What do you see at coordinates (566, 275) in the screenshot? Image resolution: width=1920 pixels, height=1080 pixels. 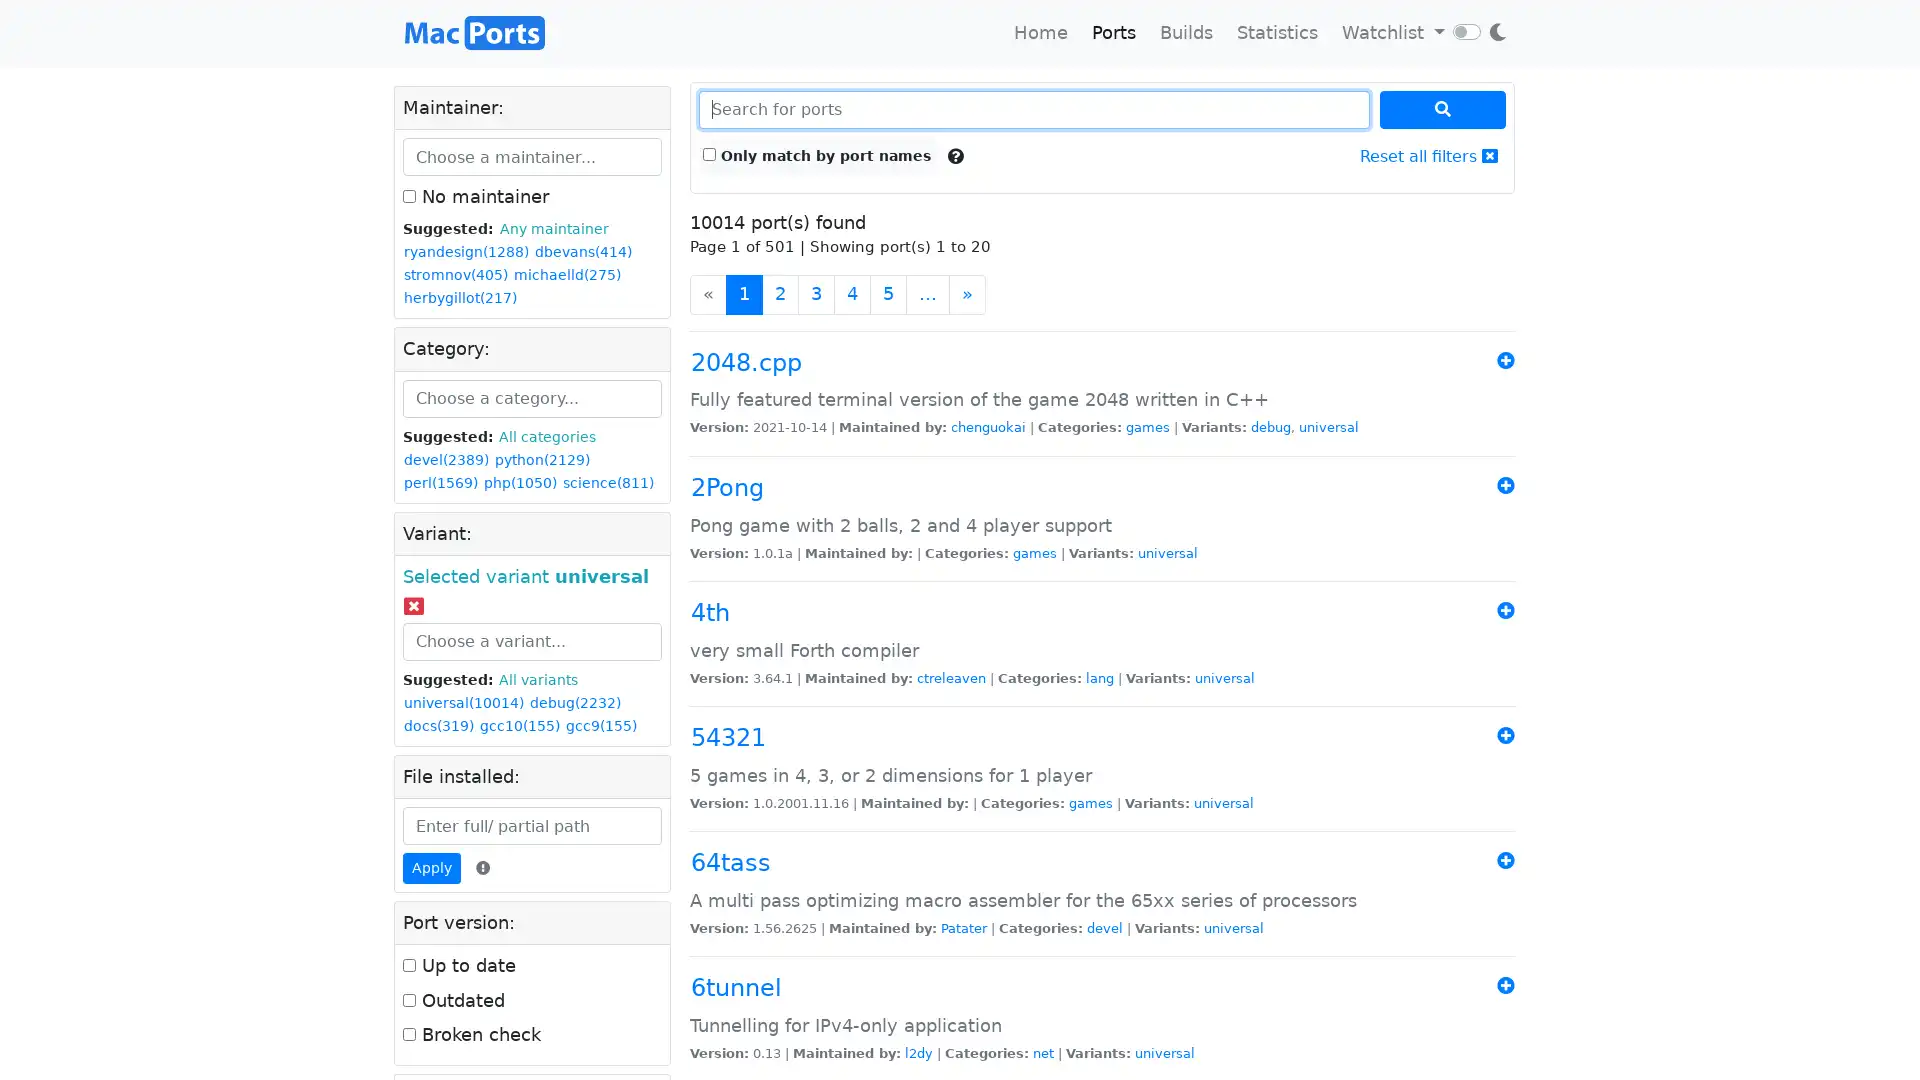 I see `michaelld(275)` at bounding box center [566, 275].